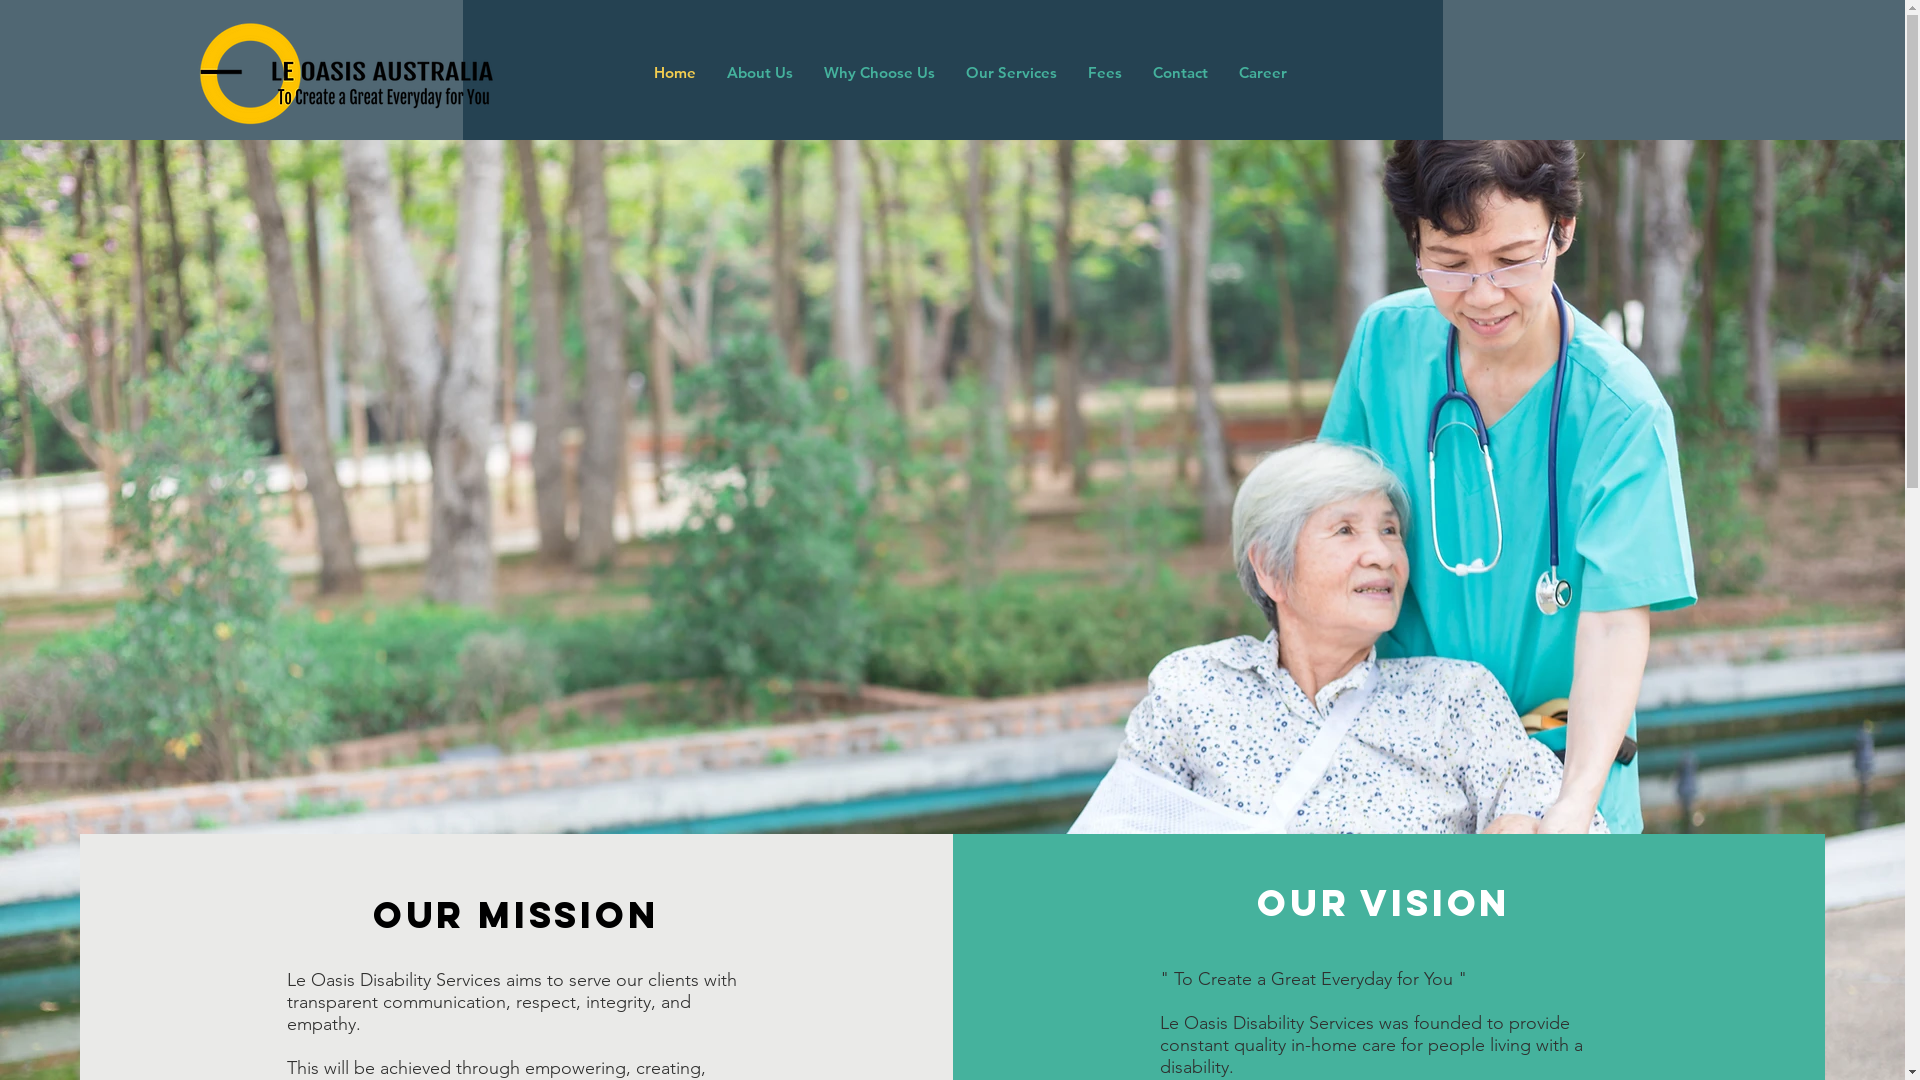 Image resolution: width=1920 pixels, height=1080 pixels. I want to click on 'Our Services', so click(1011, 72).